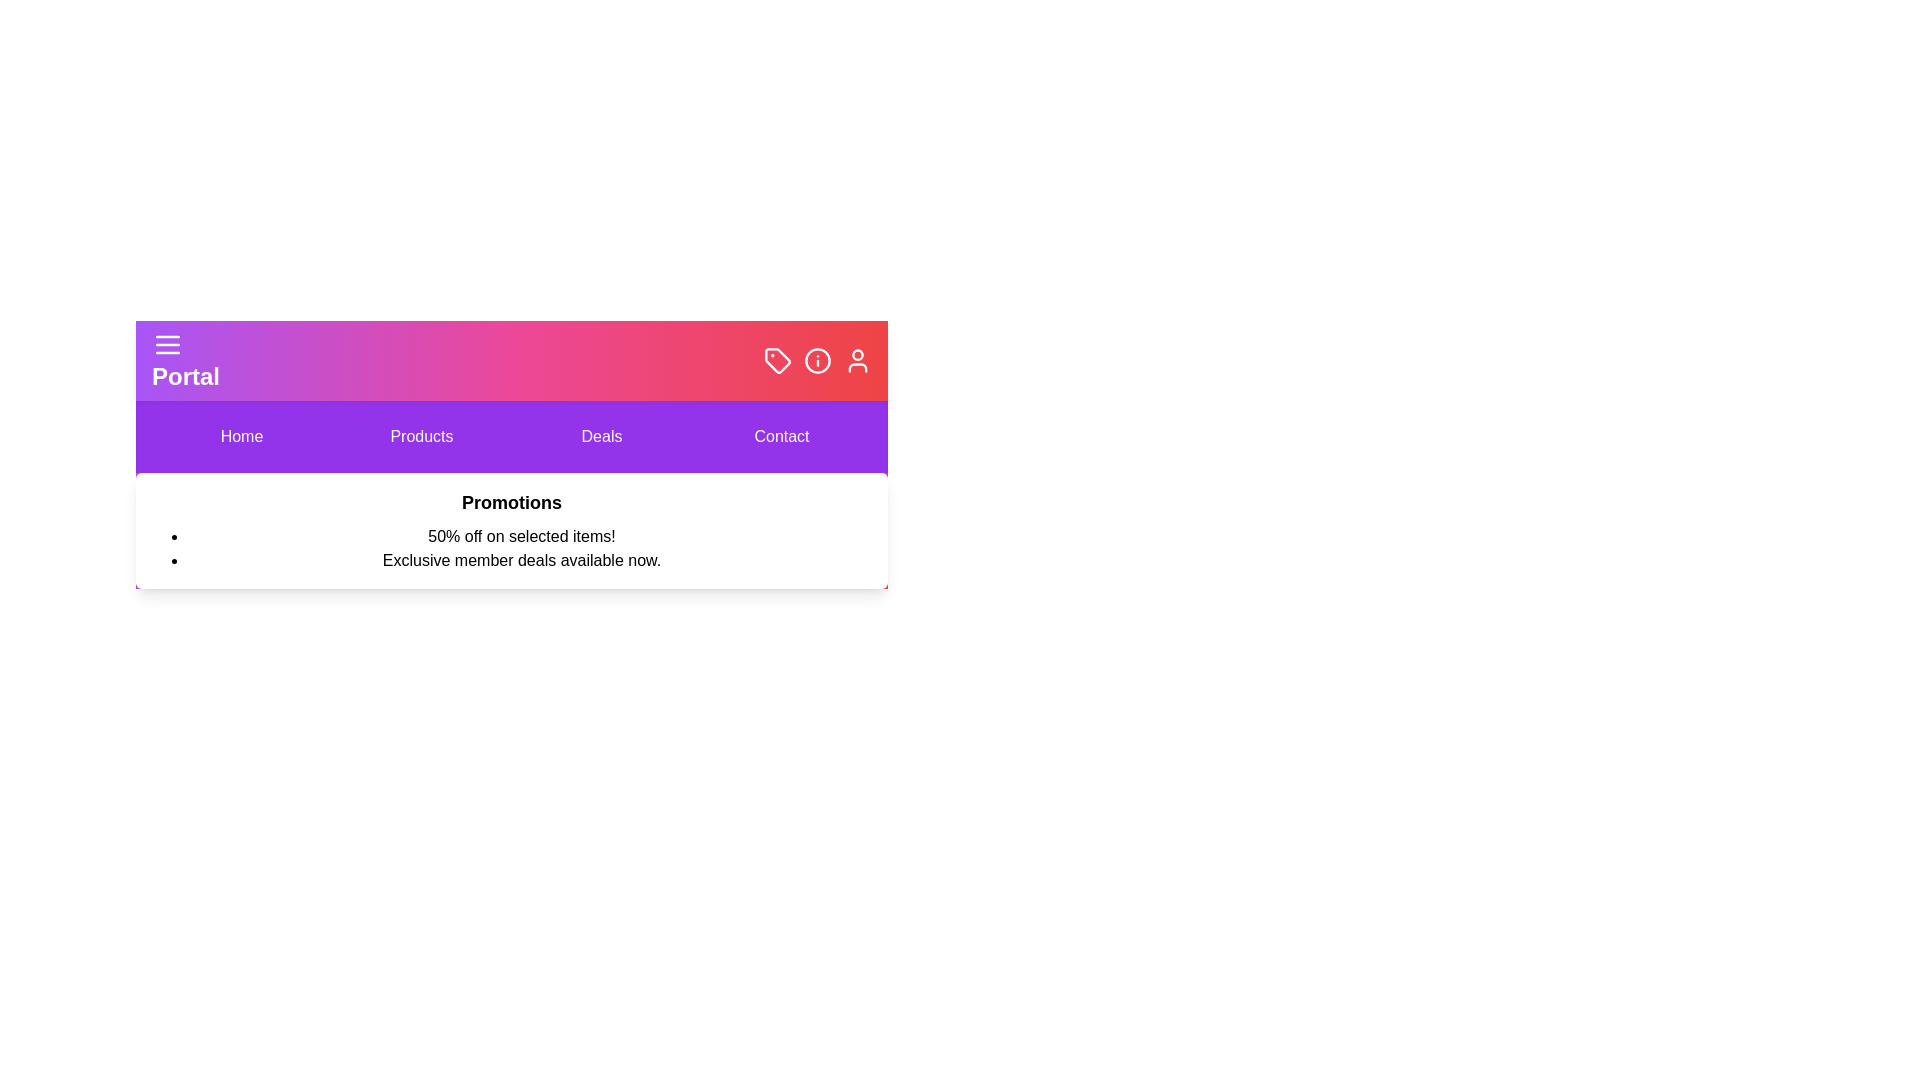  I want to click on the icon Tag to observe visual feedback, so click(776, 361).